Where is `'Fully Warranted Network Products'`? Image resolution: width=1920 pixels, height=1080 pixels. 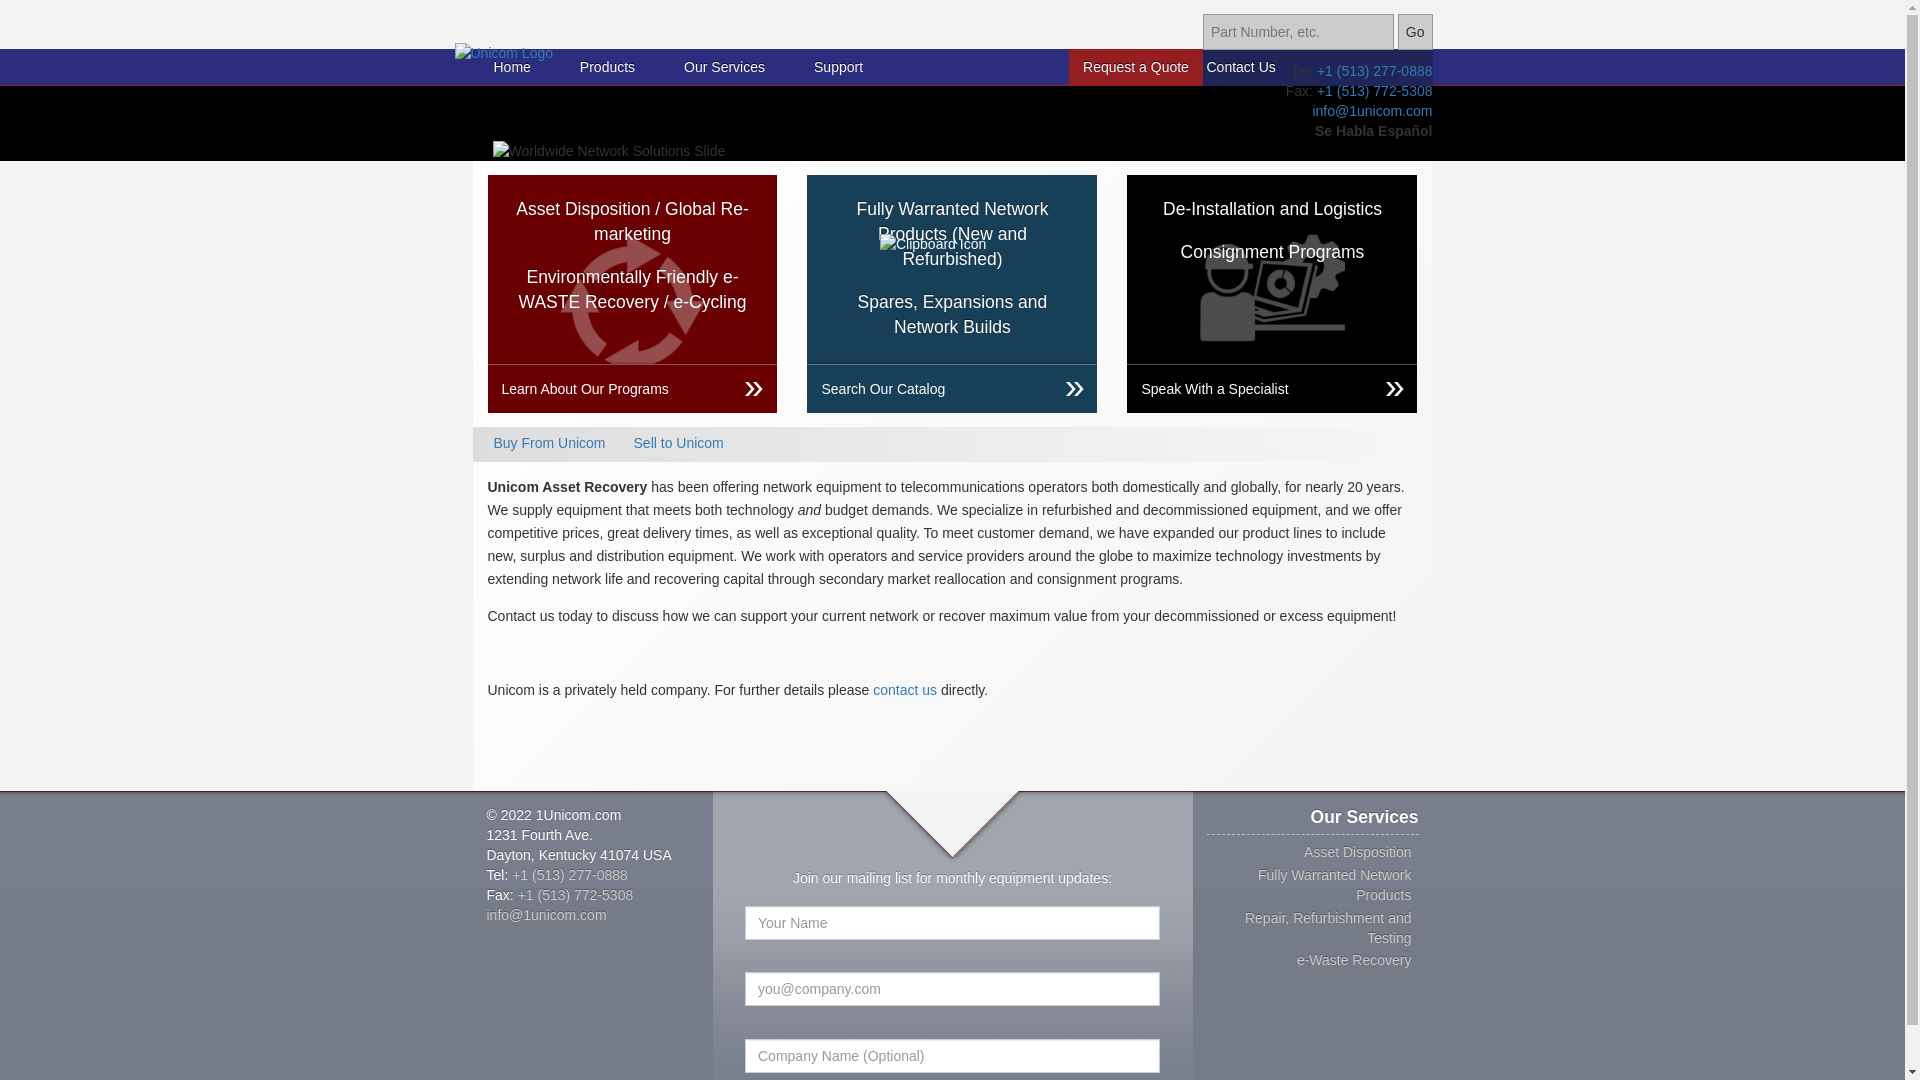
'Fully Warranted Network Products' is located at coordinates (1334, 883).